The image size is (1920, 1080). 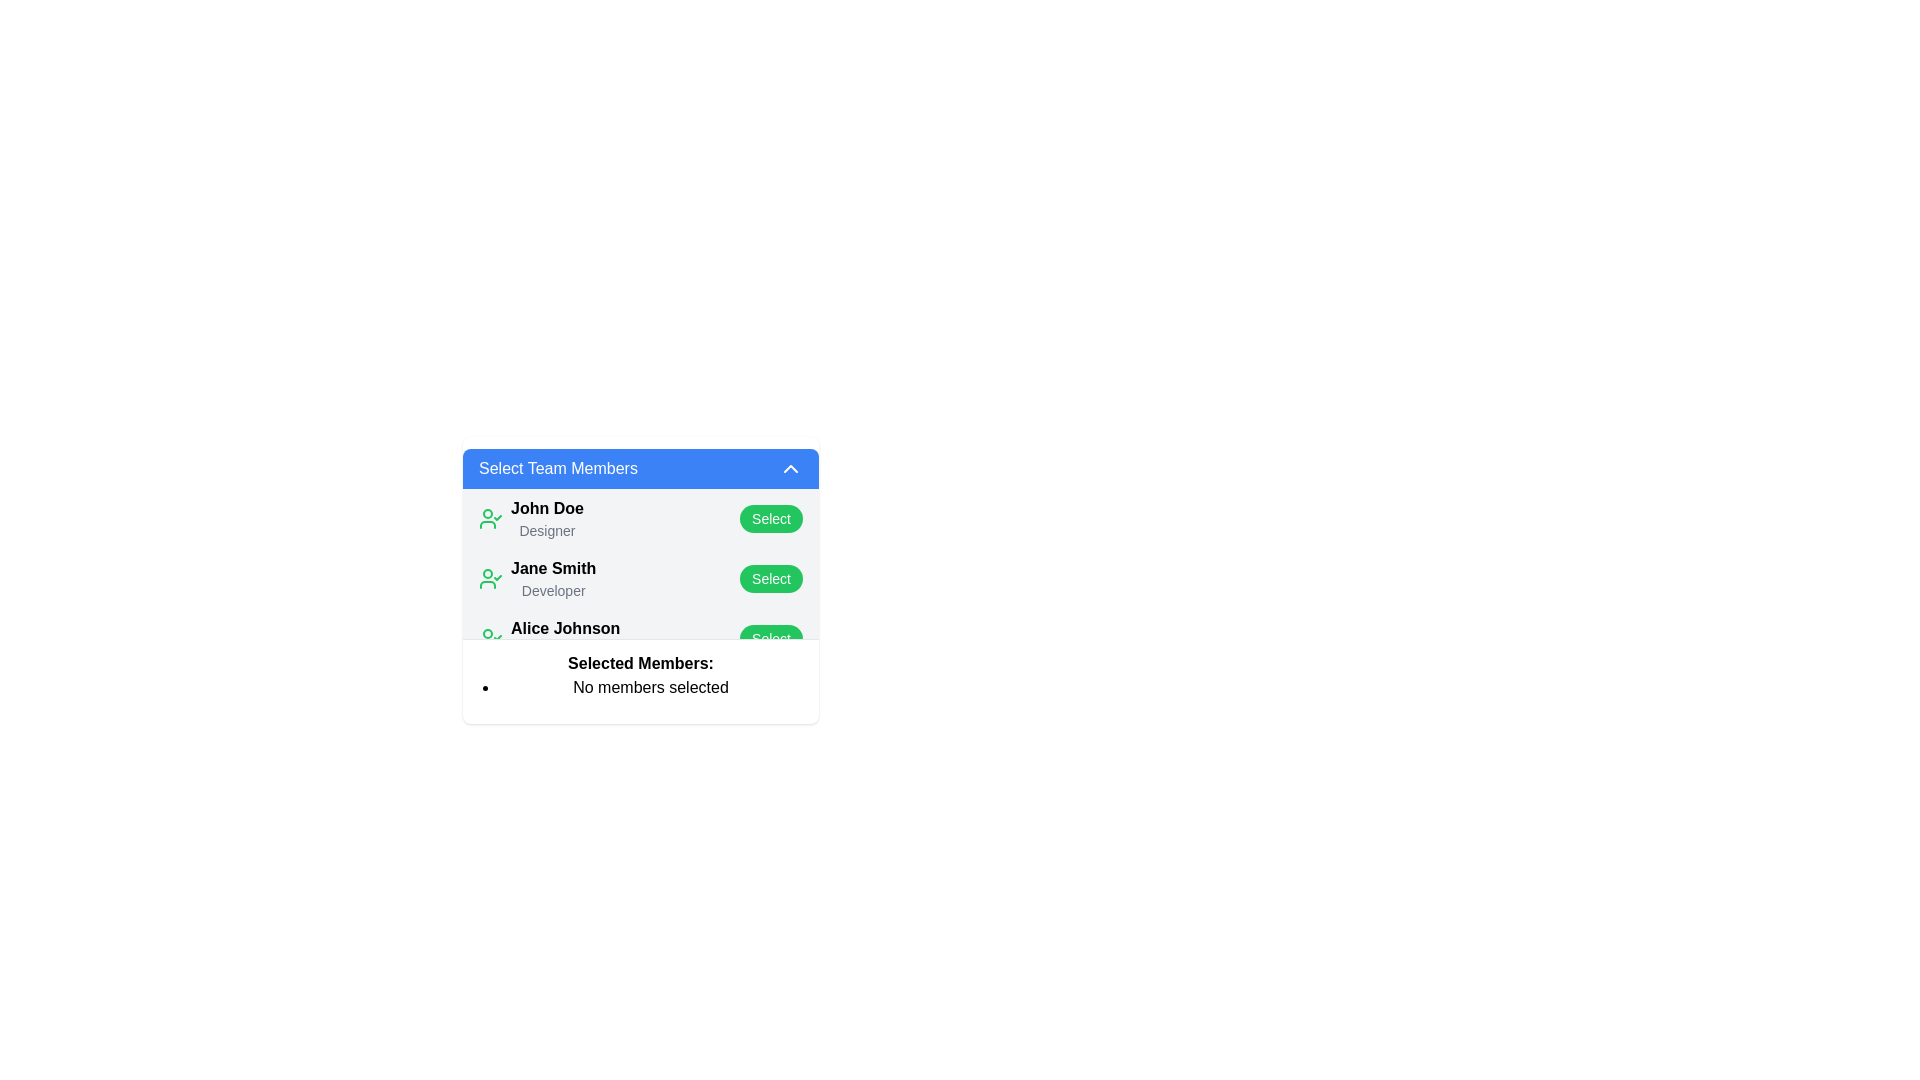 I want to click on the bold, black text label reading 'Selected Members:' which is displayed against a white background, located near the bottom of the 'Select Team Members' component, immediately above 'No members selected.', so click(x=641, y=663).